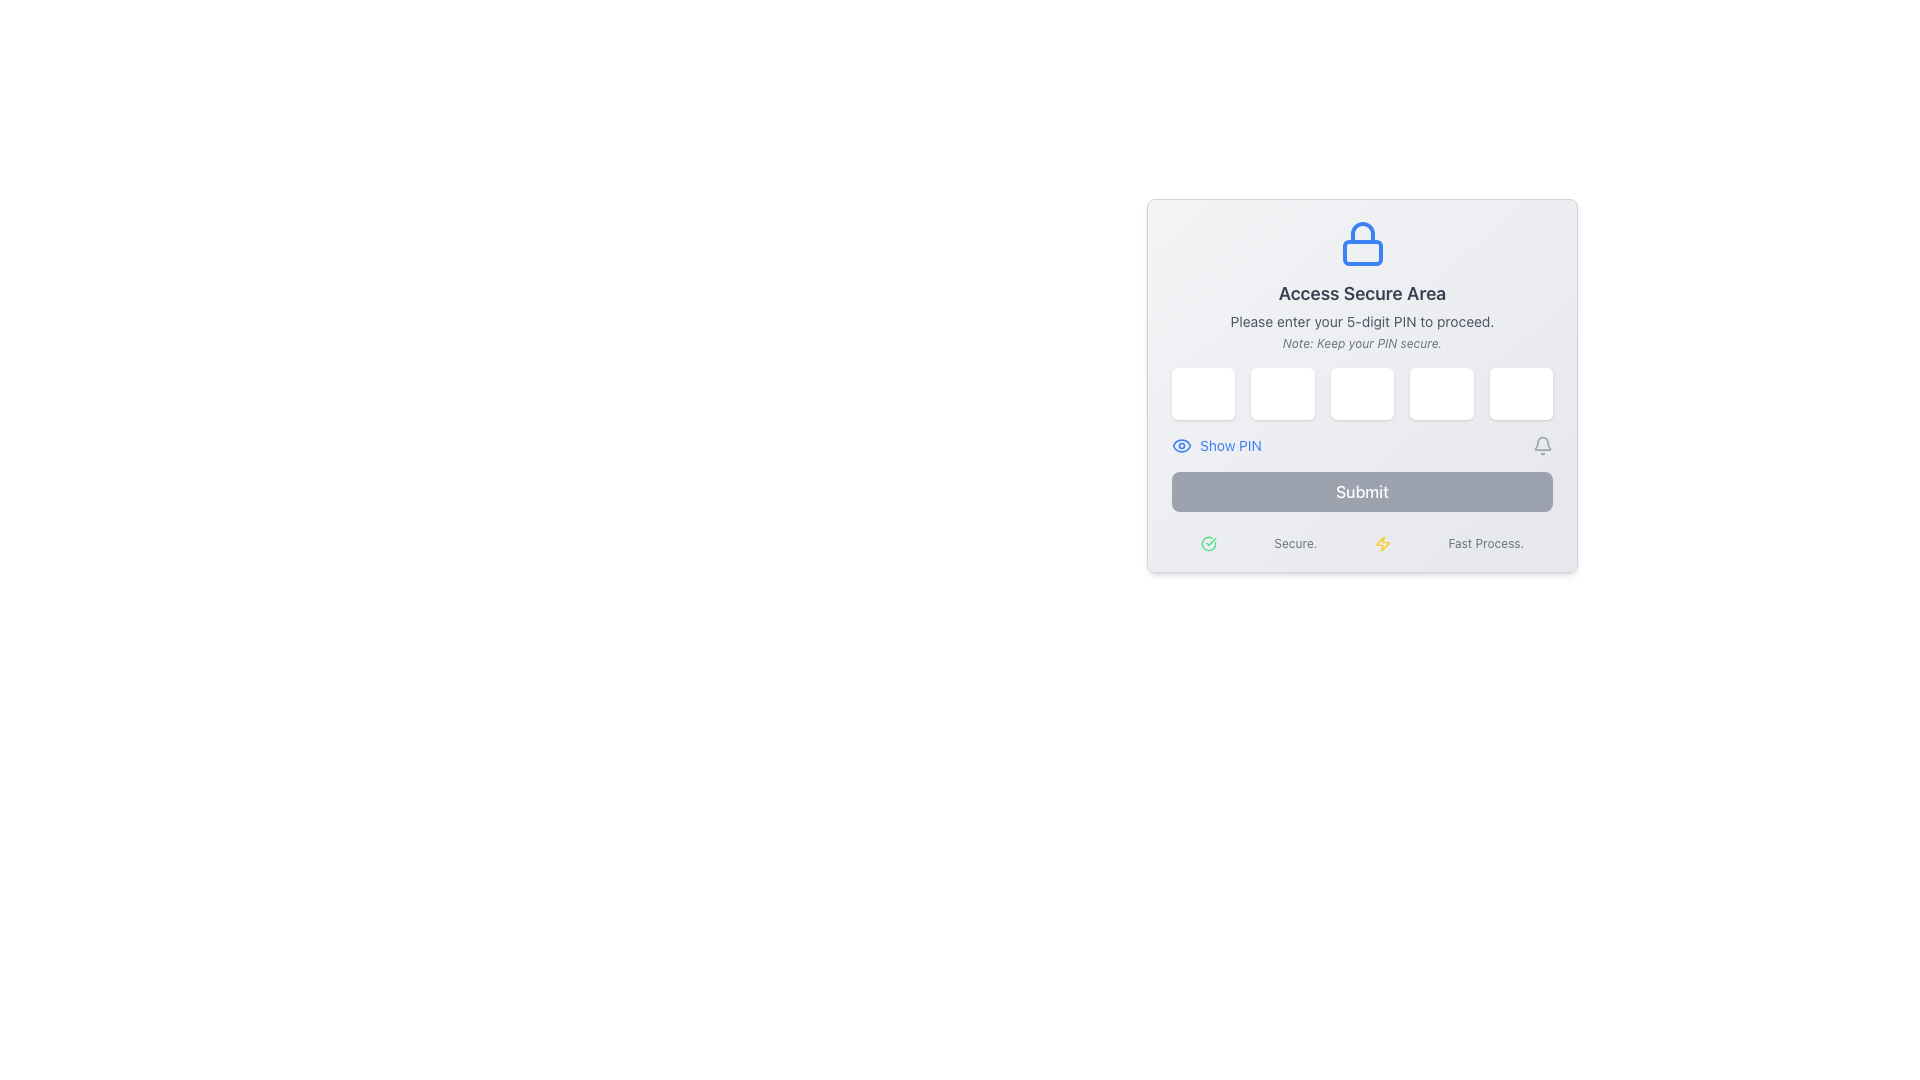 The width and height of the screenshot is (1920, 1080). Describe the element at coordinates (1361, 242) in the screenshot. I see `the lock icon located centrally at the top of the form, which signifies security and is positioned above the text 'Access Secure Area.'` at that location.